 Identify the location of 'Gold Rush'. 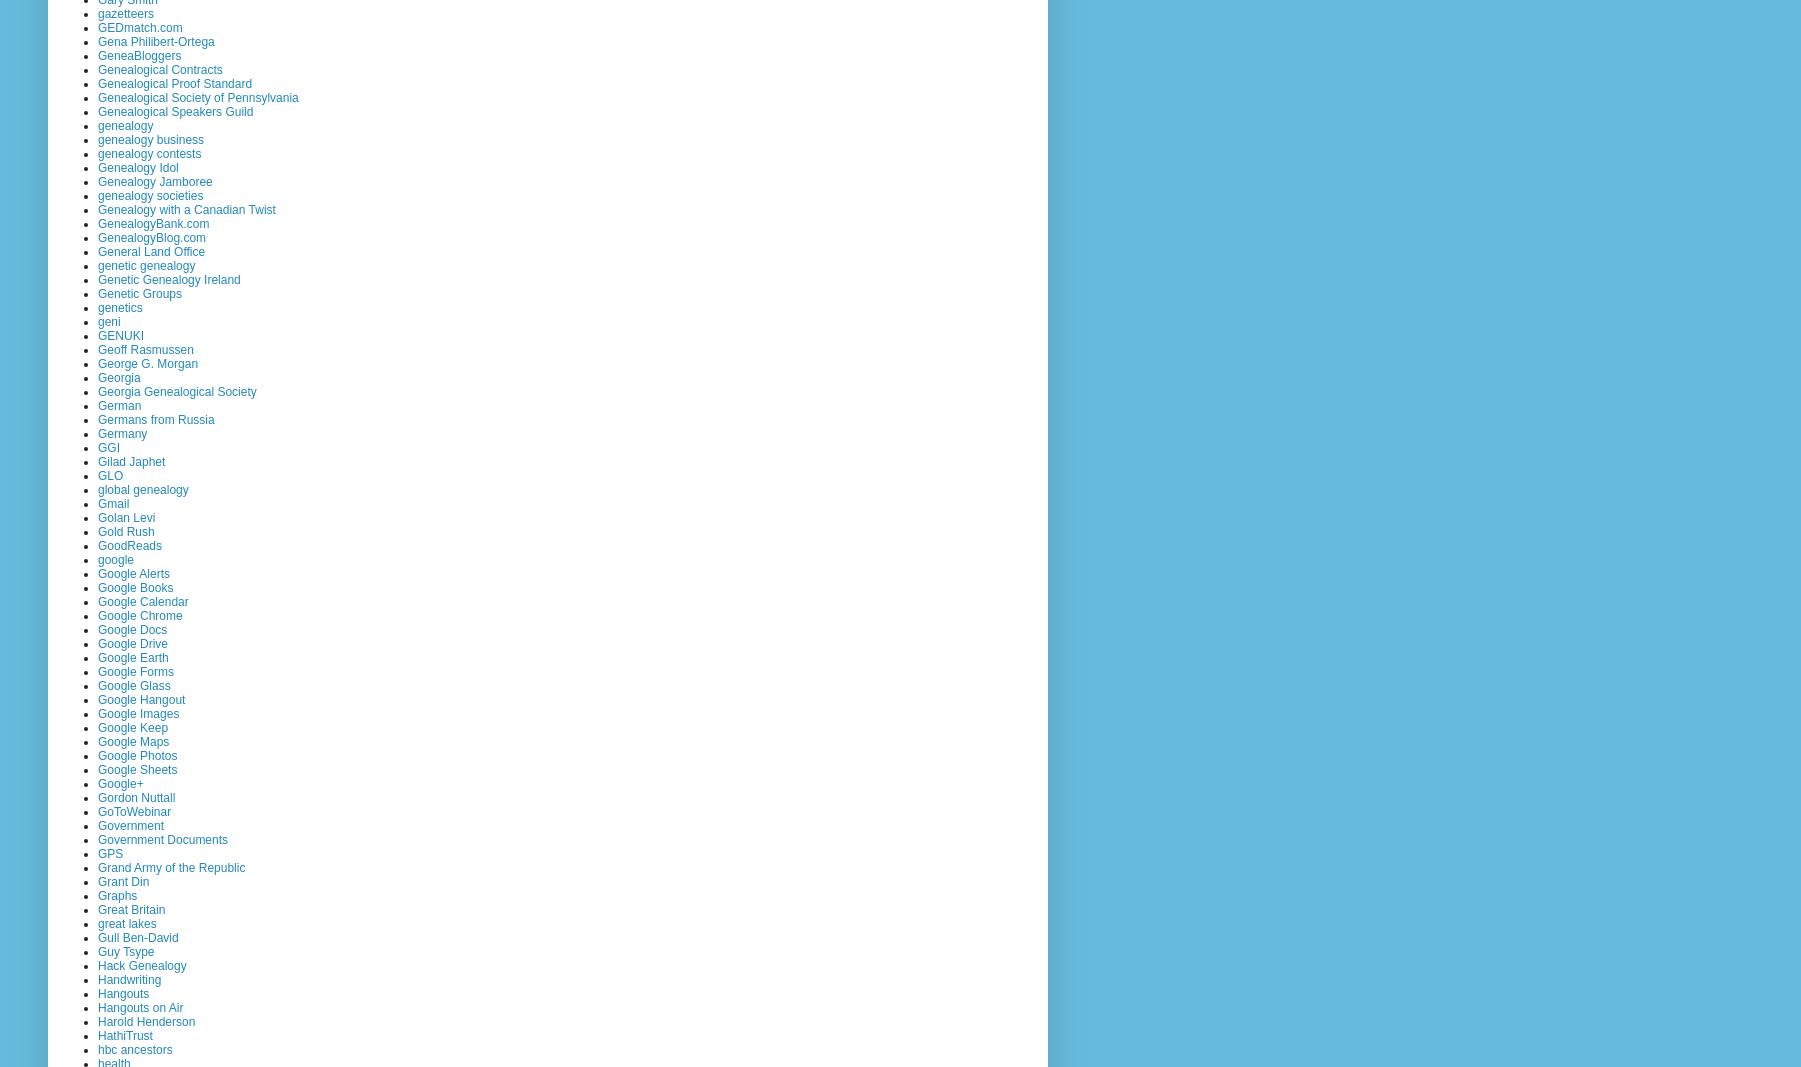
(126, 530).